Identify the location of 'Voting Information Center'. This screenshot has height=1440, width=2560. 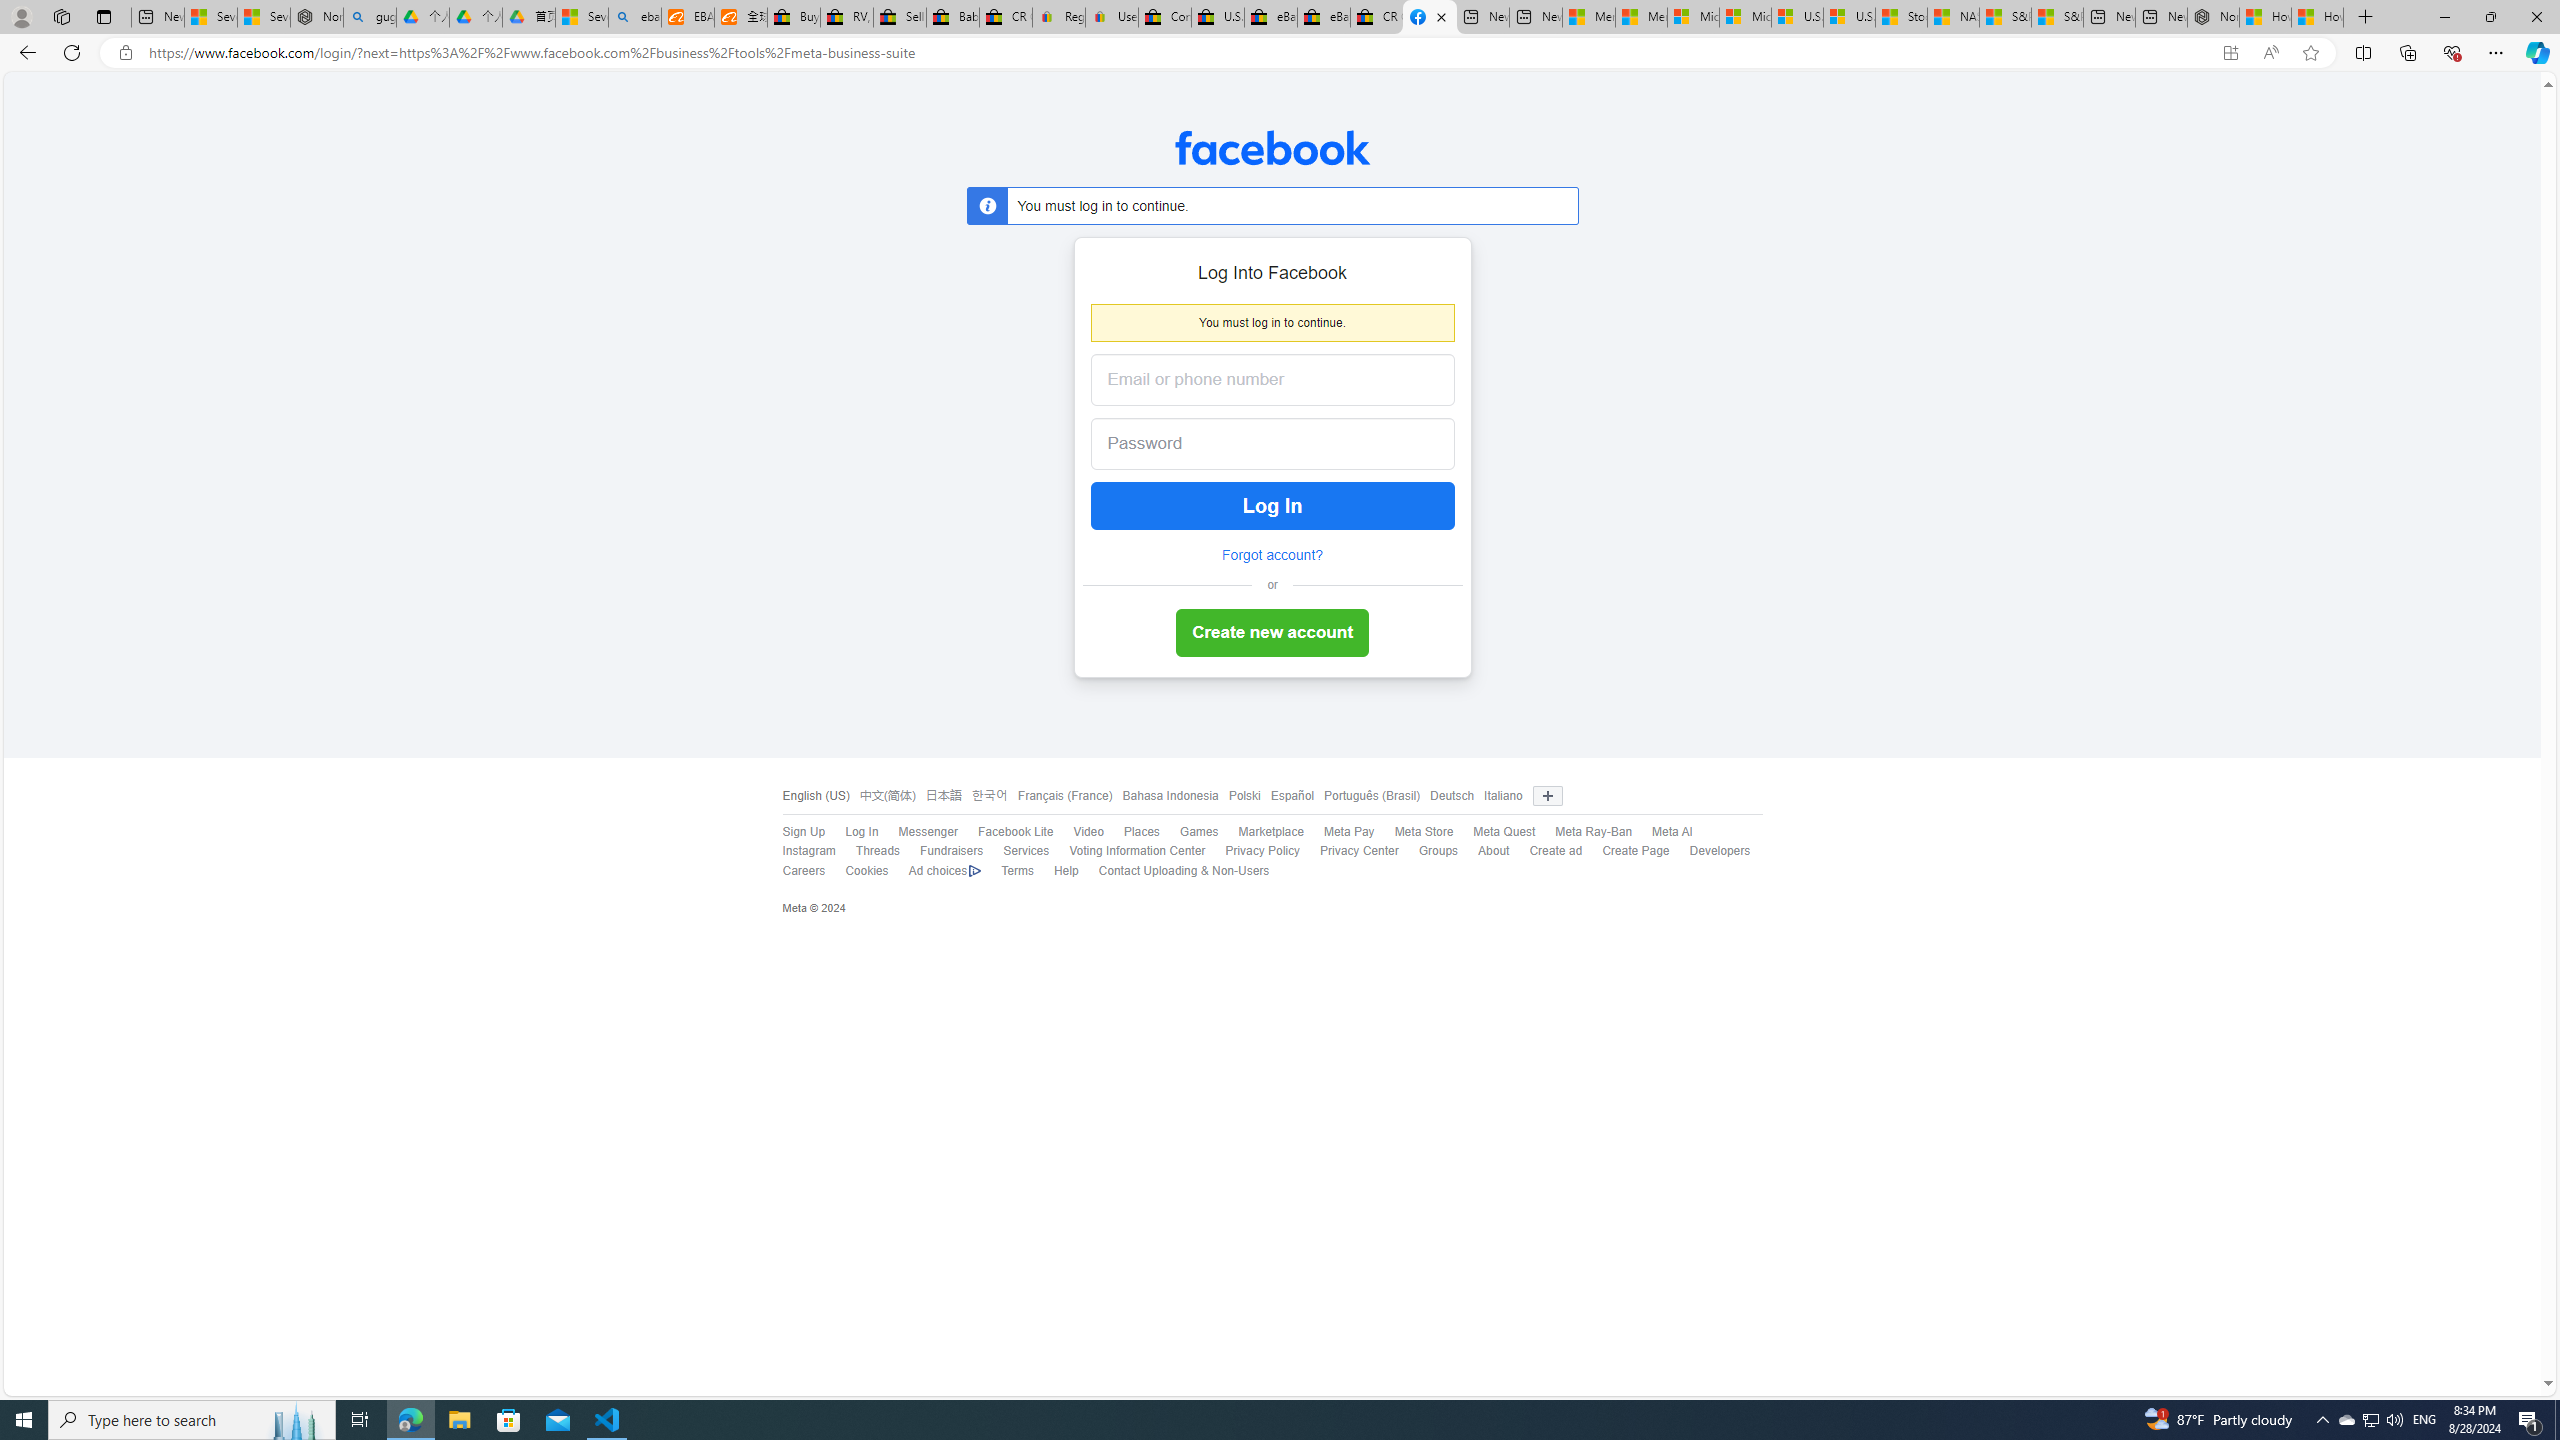
(1126, 851).